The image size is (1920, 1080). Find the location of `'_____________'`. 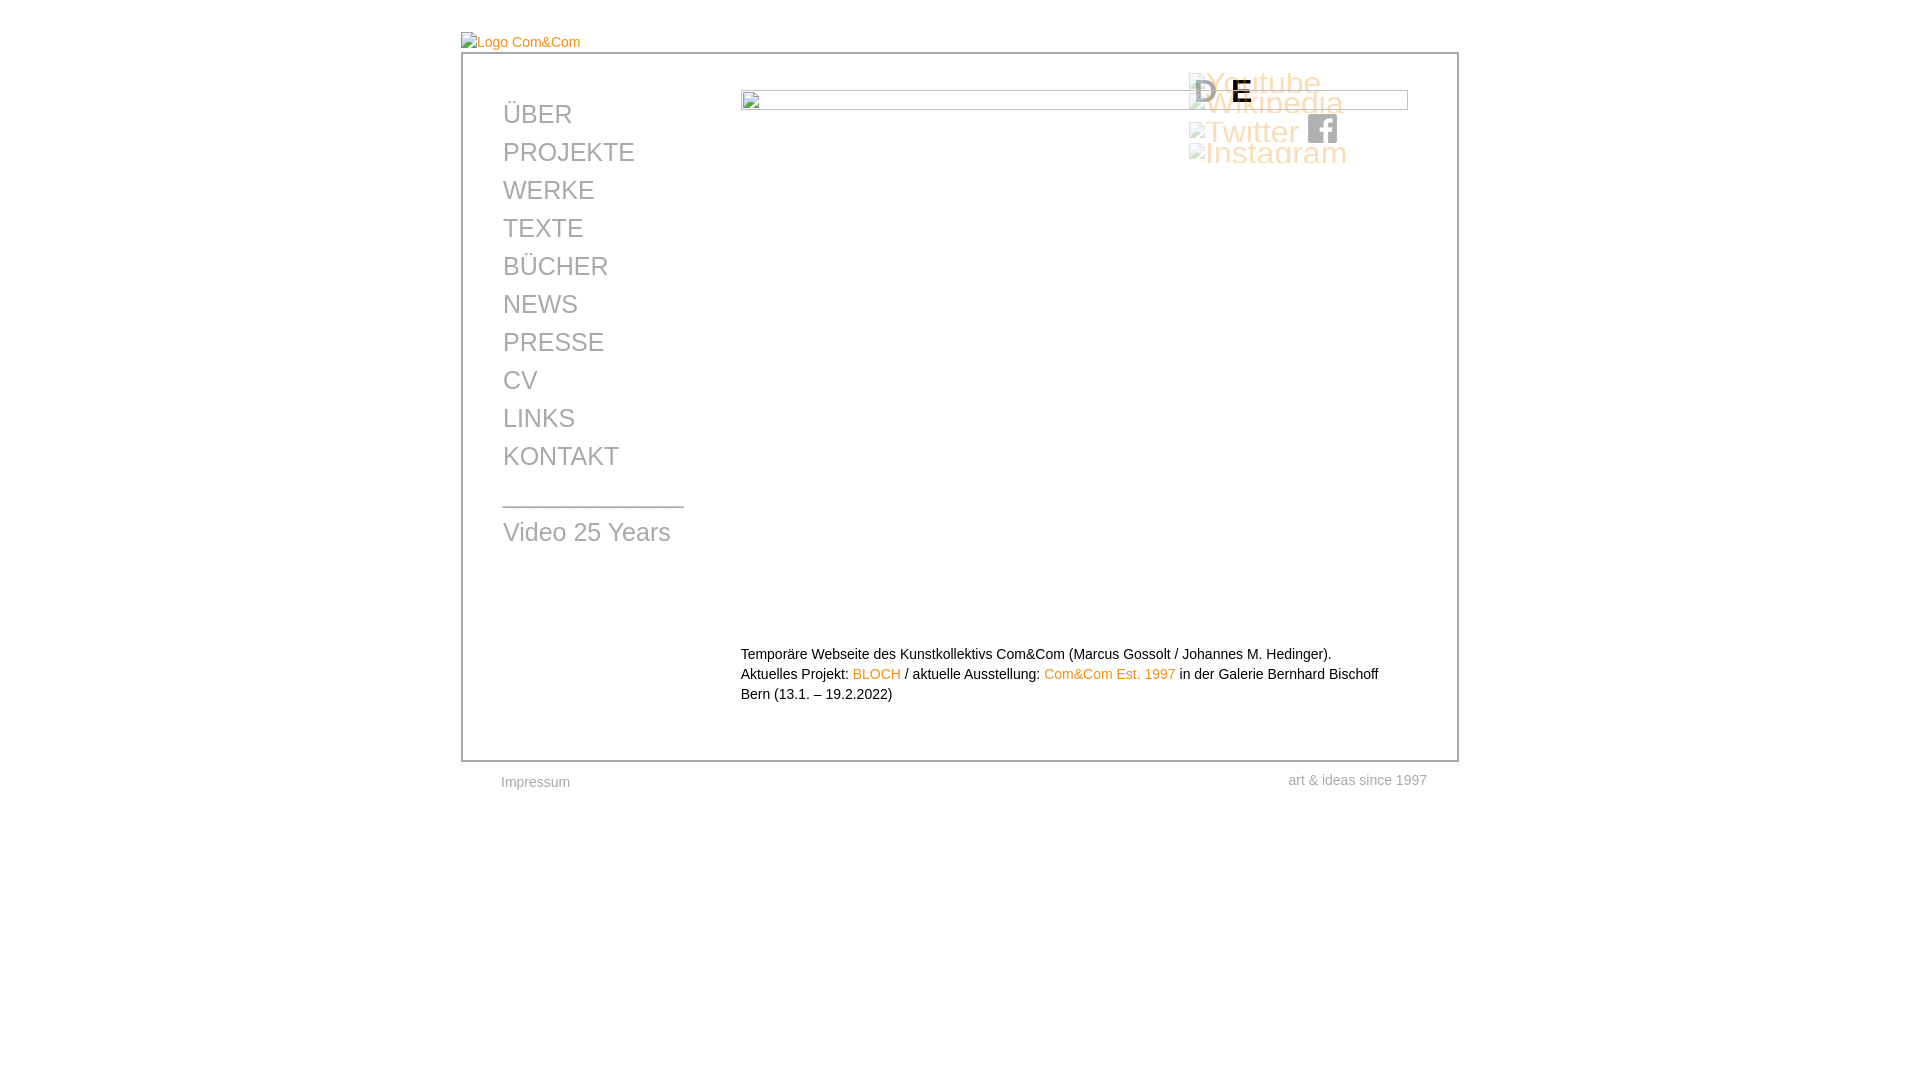

'_____________' is located at coordinates (503, 493).